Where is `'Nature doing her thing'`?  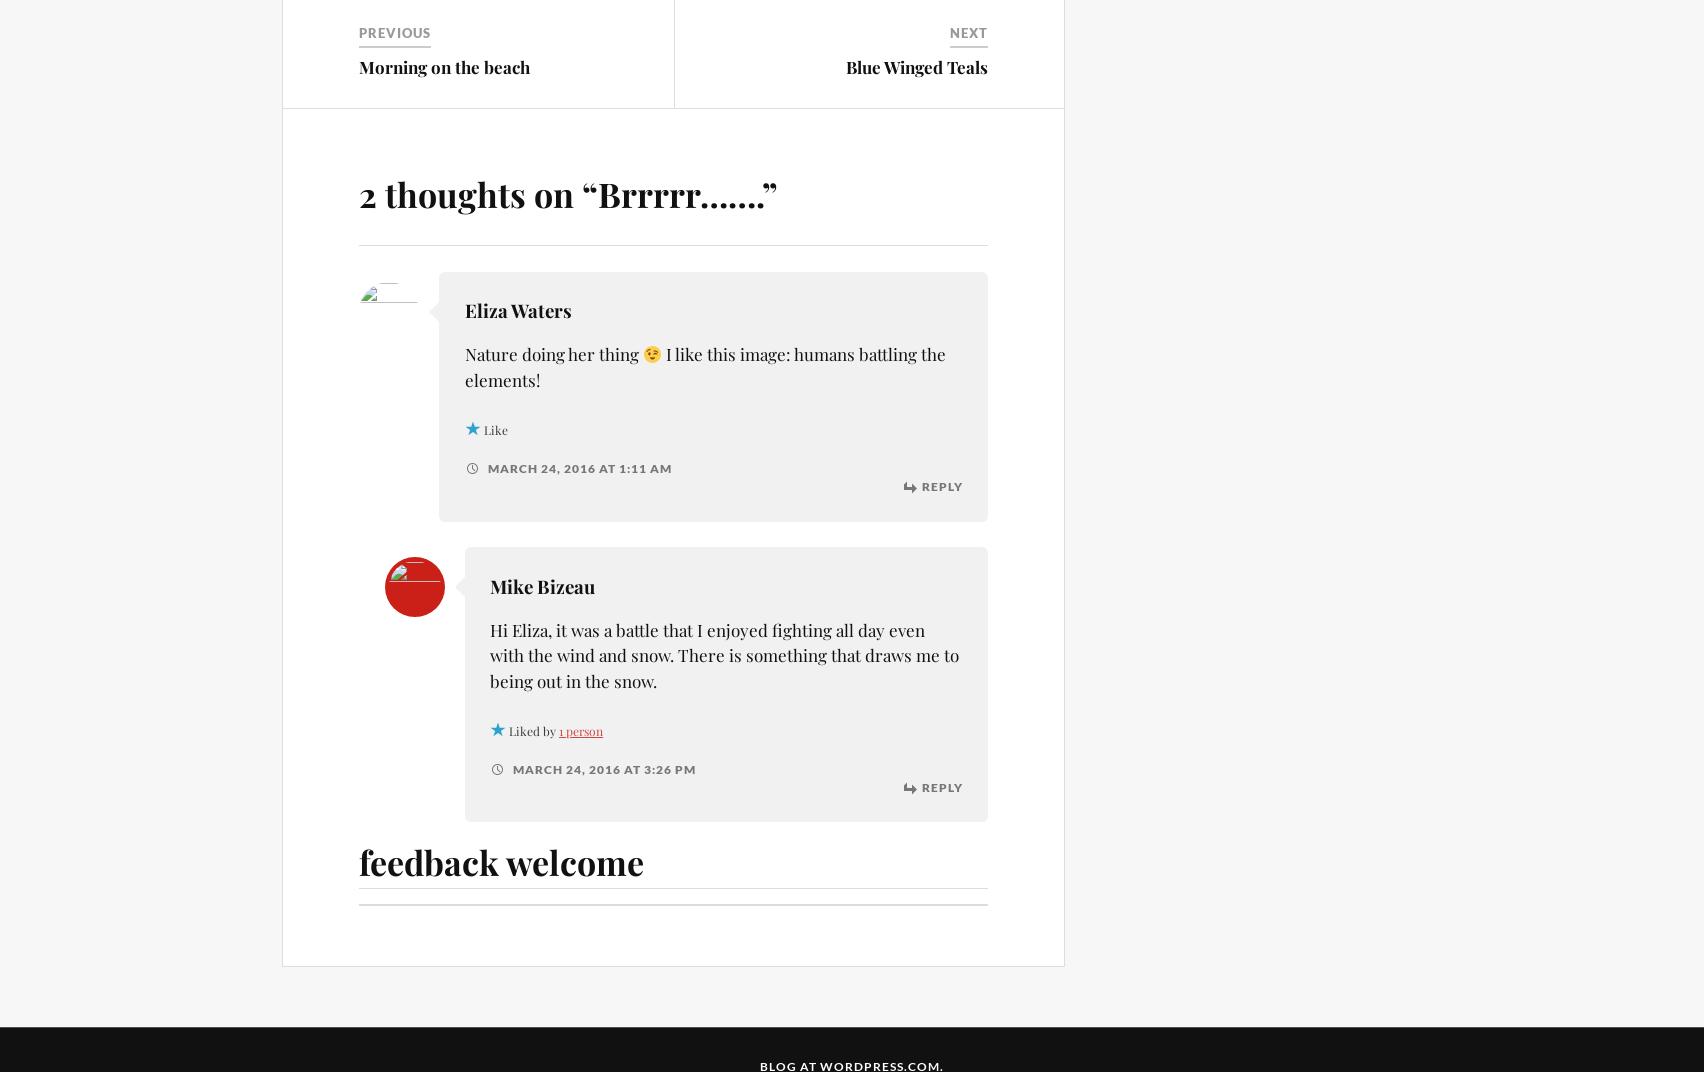 'Nature doing her thing' is located at coordinates (552, 353).